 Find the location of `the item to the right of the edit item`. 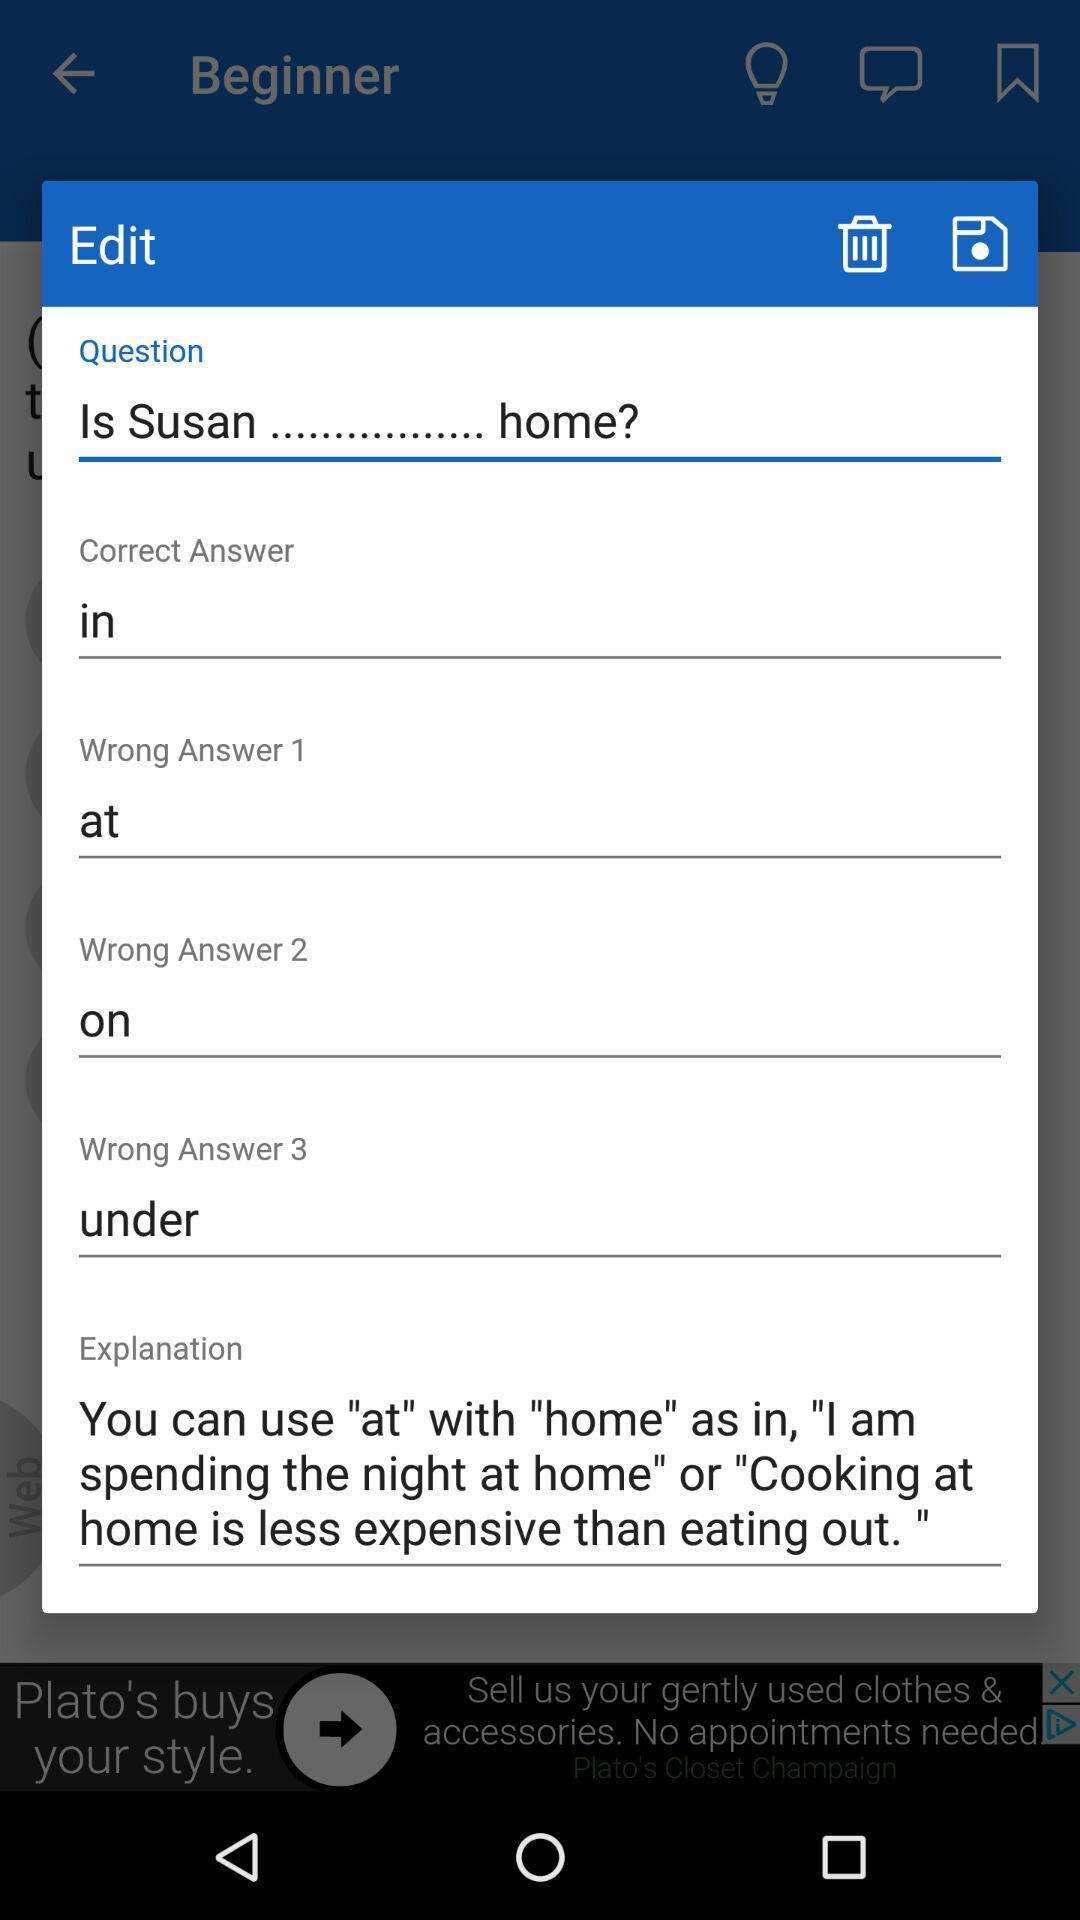

the item to the right of the edit item is located at coordinates (863, 242).